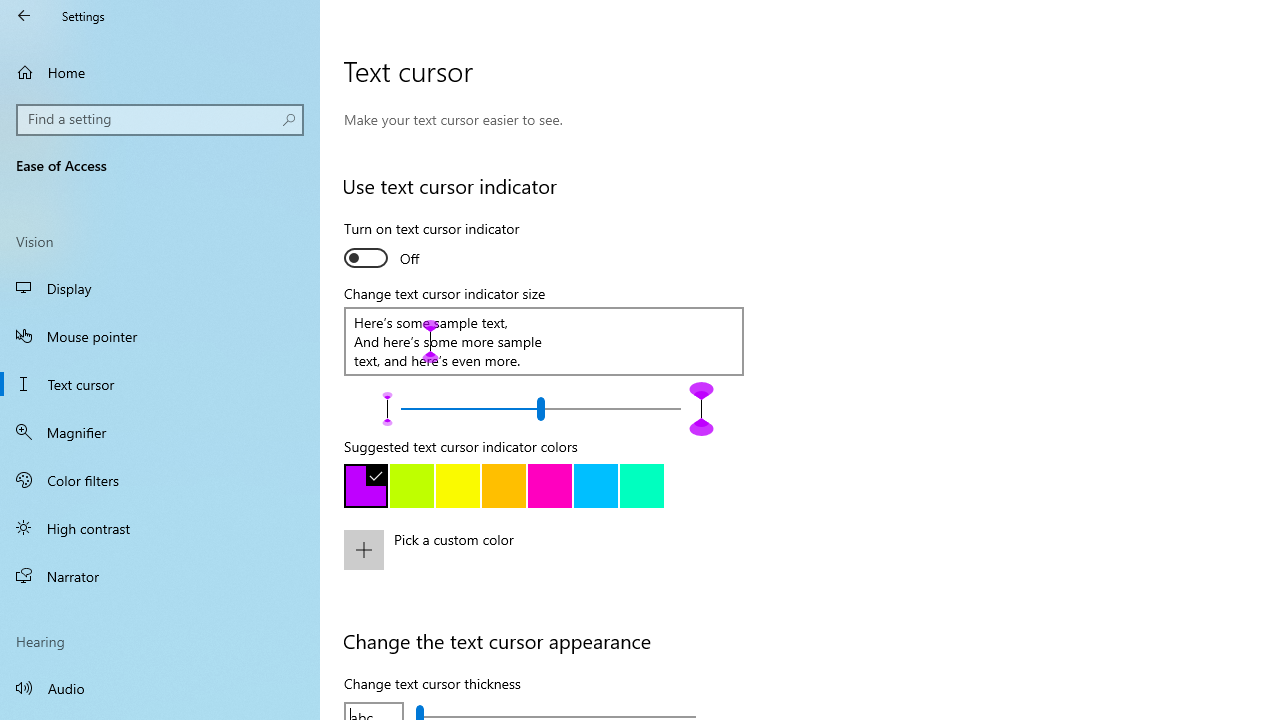 Image resolution: width=1280 pixels, height=720 pixels. I want to click on 'Lime', so click(411, 486).